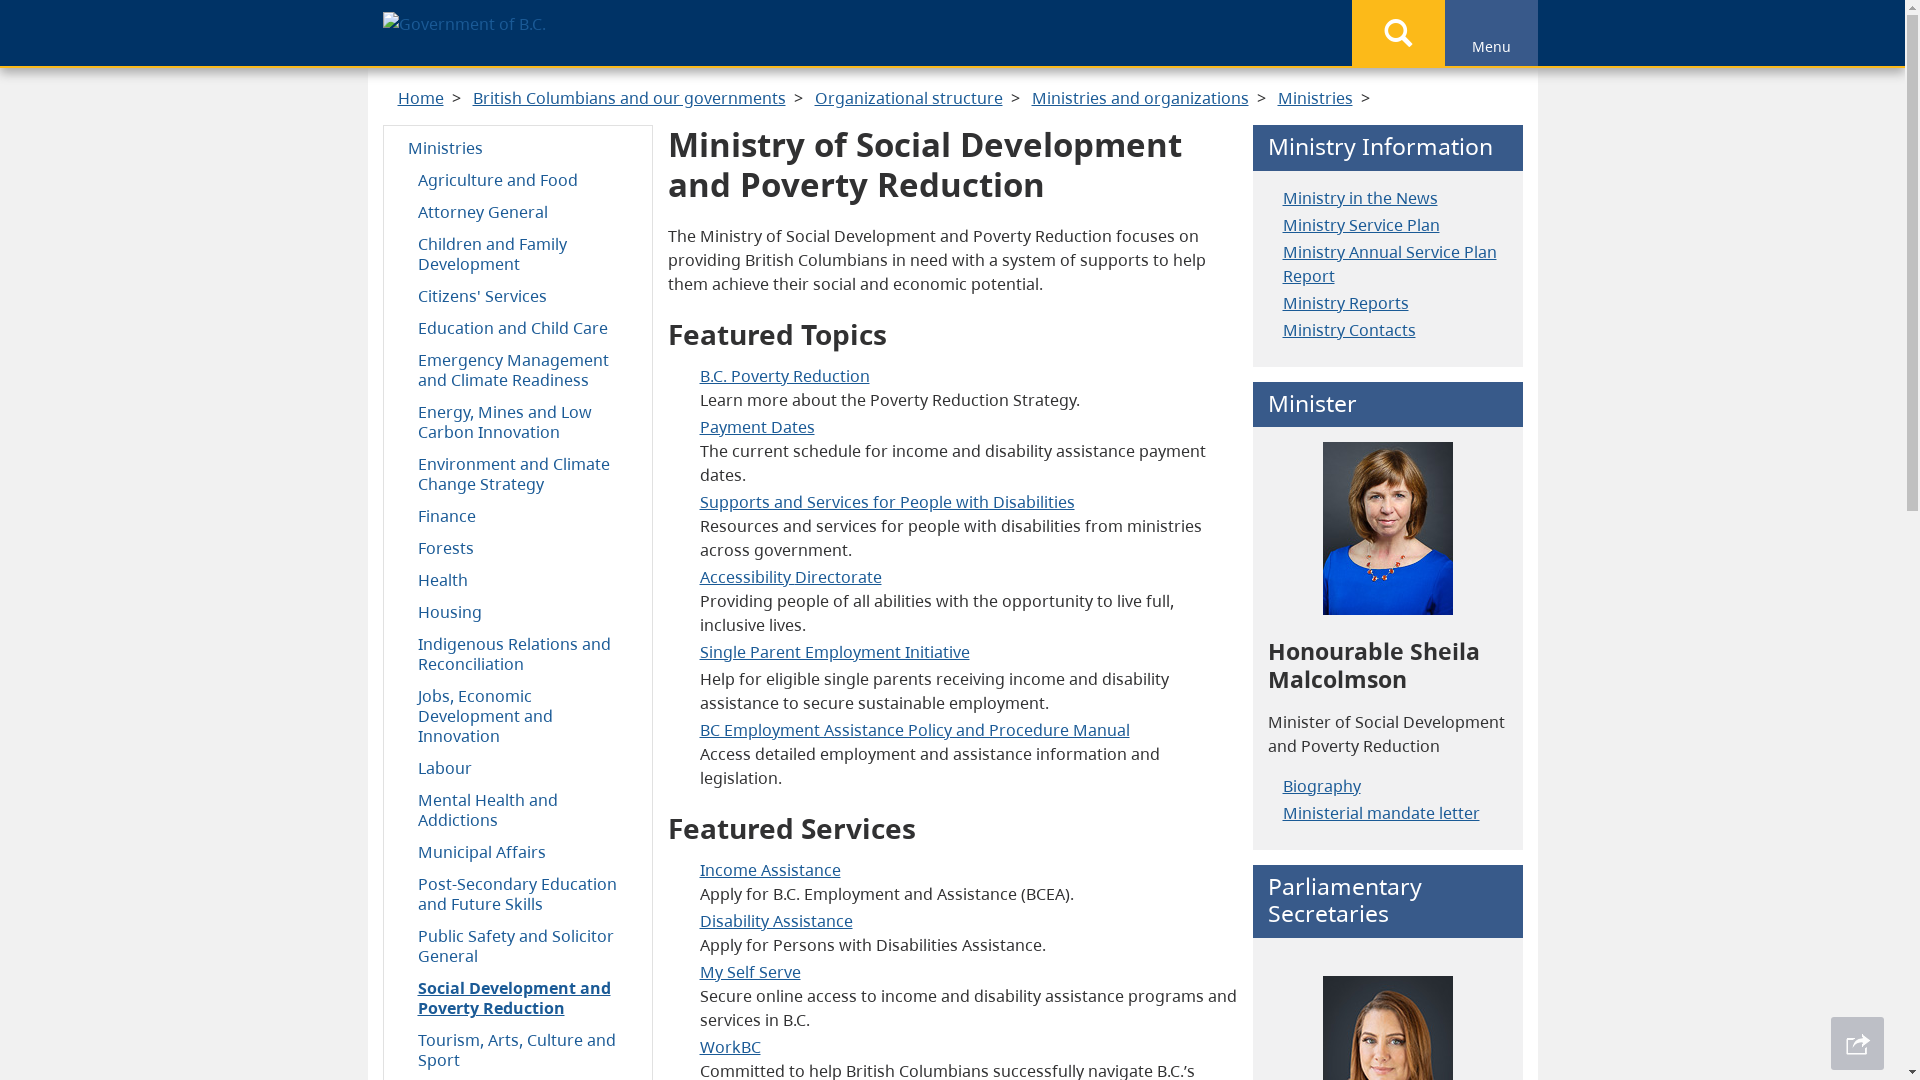 This screenshot has width=1920, height=1080. What do you see at coordinates (1320, 785) in the screenshot?
I see `'Biography'` at bounding box center [1320, 785].